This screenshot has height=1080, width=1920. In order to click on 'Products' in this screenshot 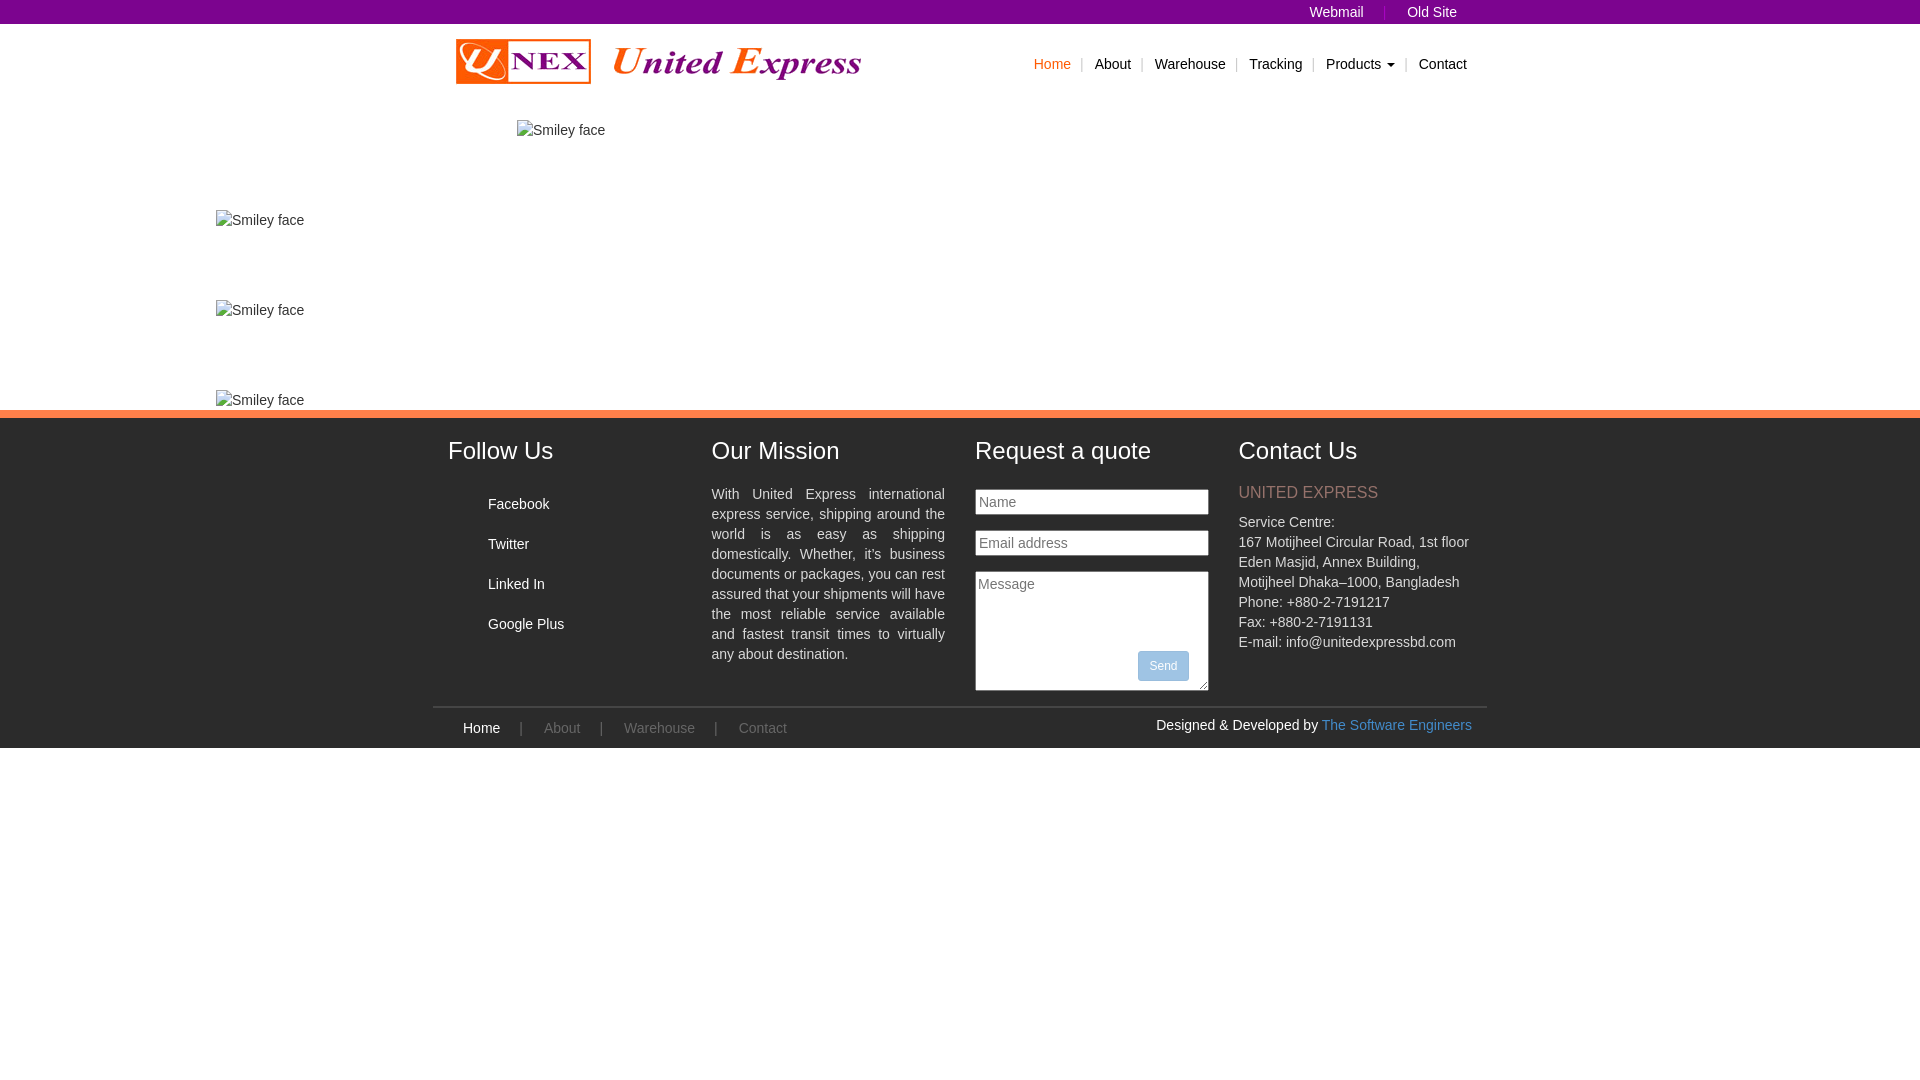, I will do `click(1360, 63)`.